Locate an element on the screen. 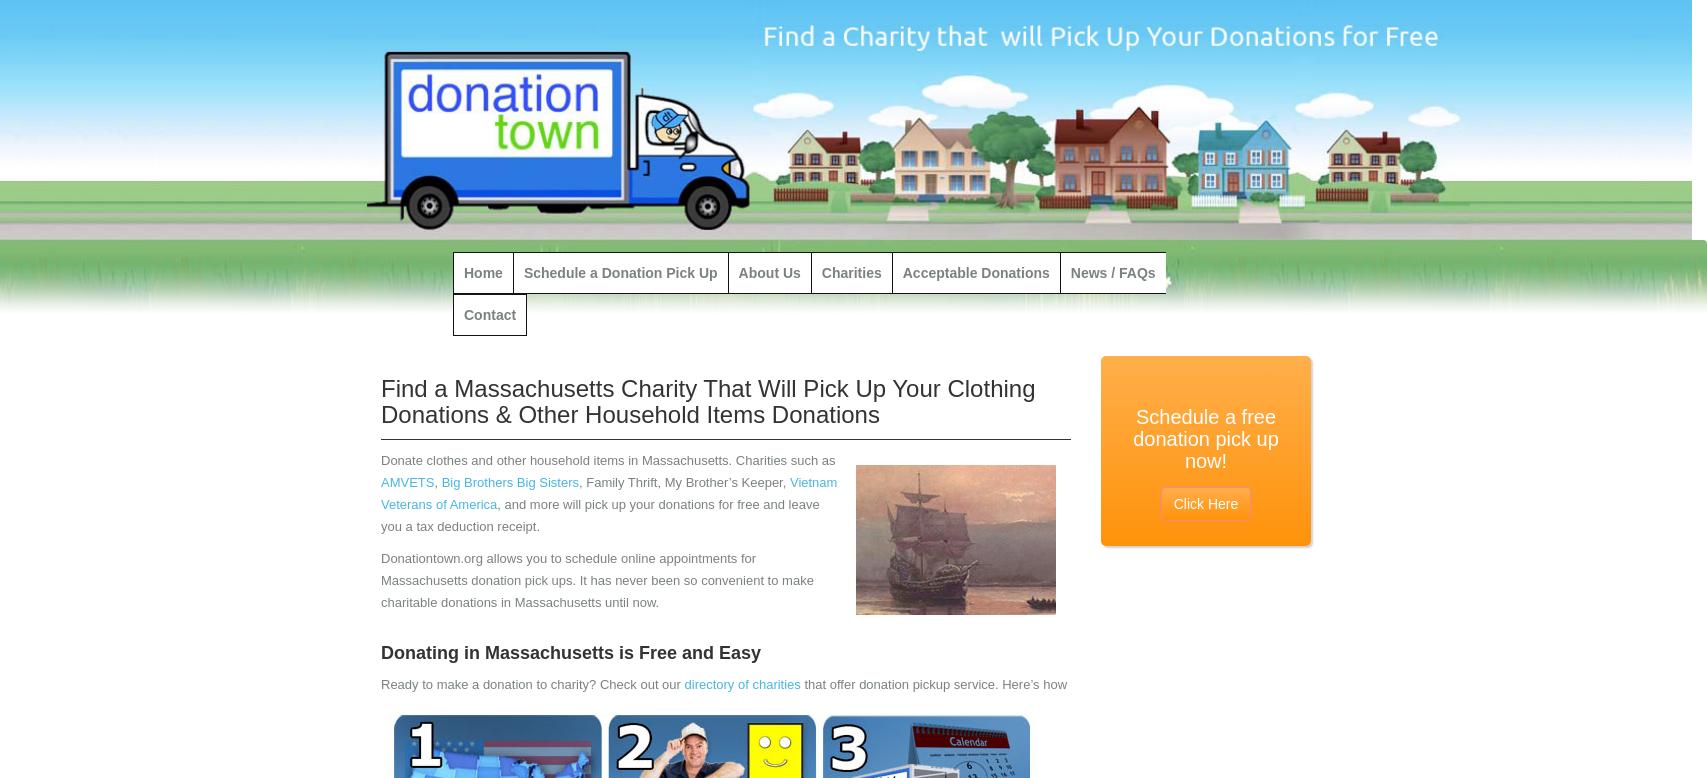 The width and height of the screenshot is (1707, 778). 'directory of       charities' is located at coordinates (742, 683).